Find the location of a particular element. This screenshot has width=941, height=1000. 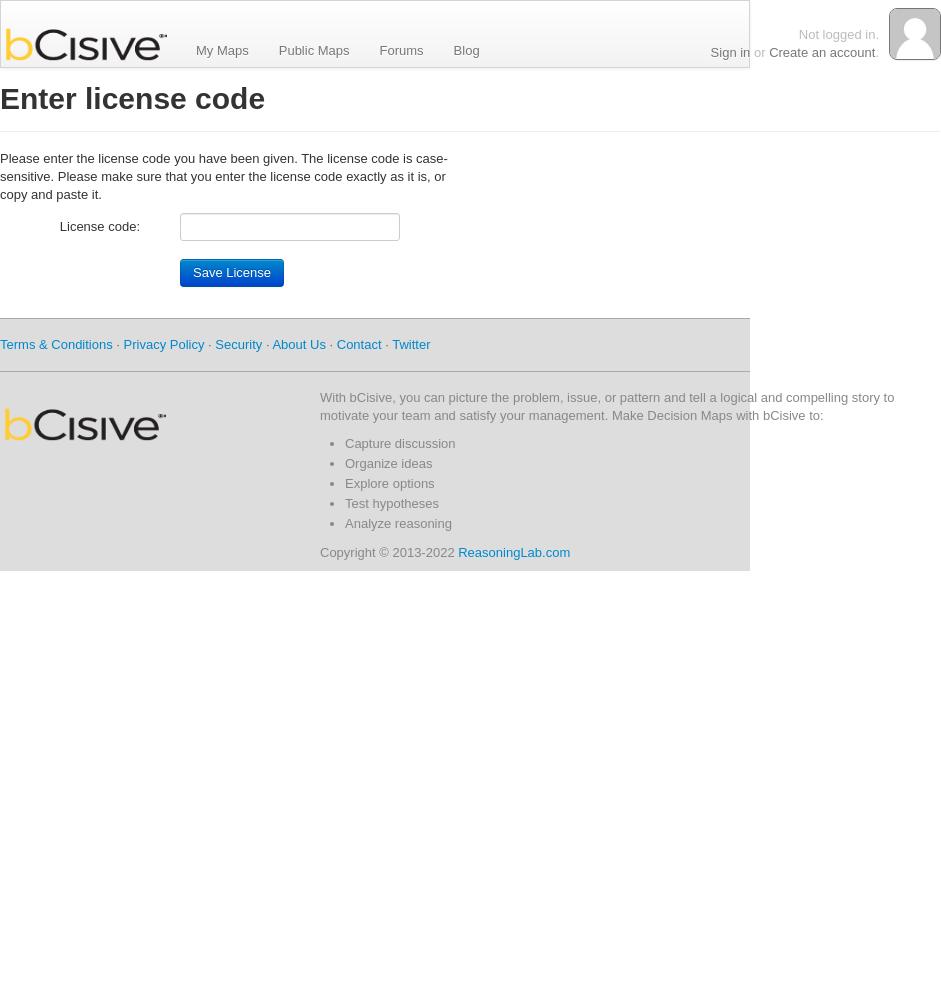

'Please enter the license code you have been given. The license code is case-sensitive. Please make sure that you enter the license code exactly as it is, or copy and paste it.' is located at coordinates (222, 176).